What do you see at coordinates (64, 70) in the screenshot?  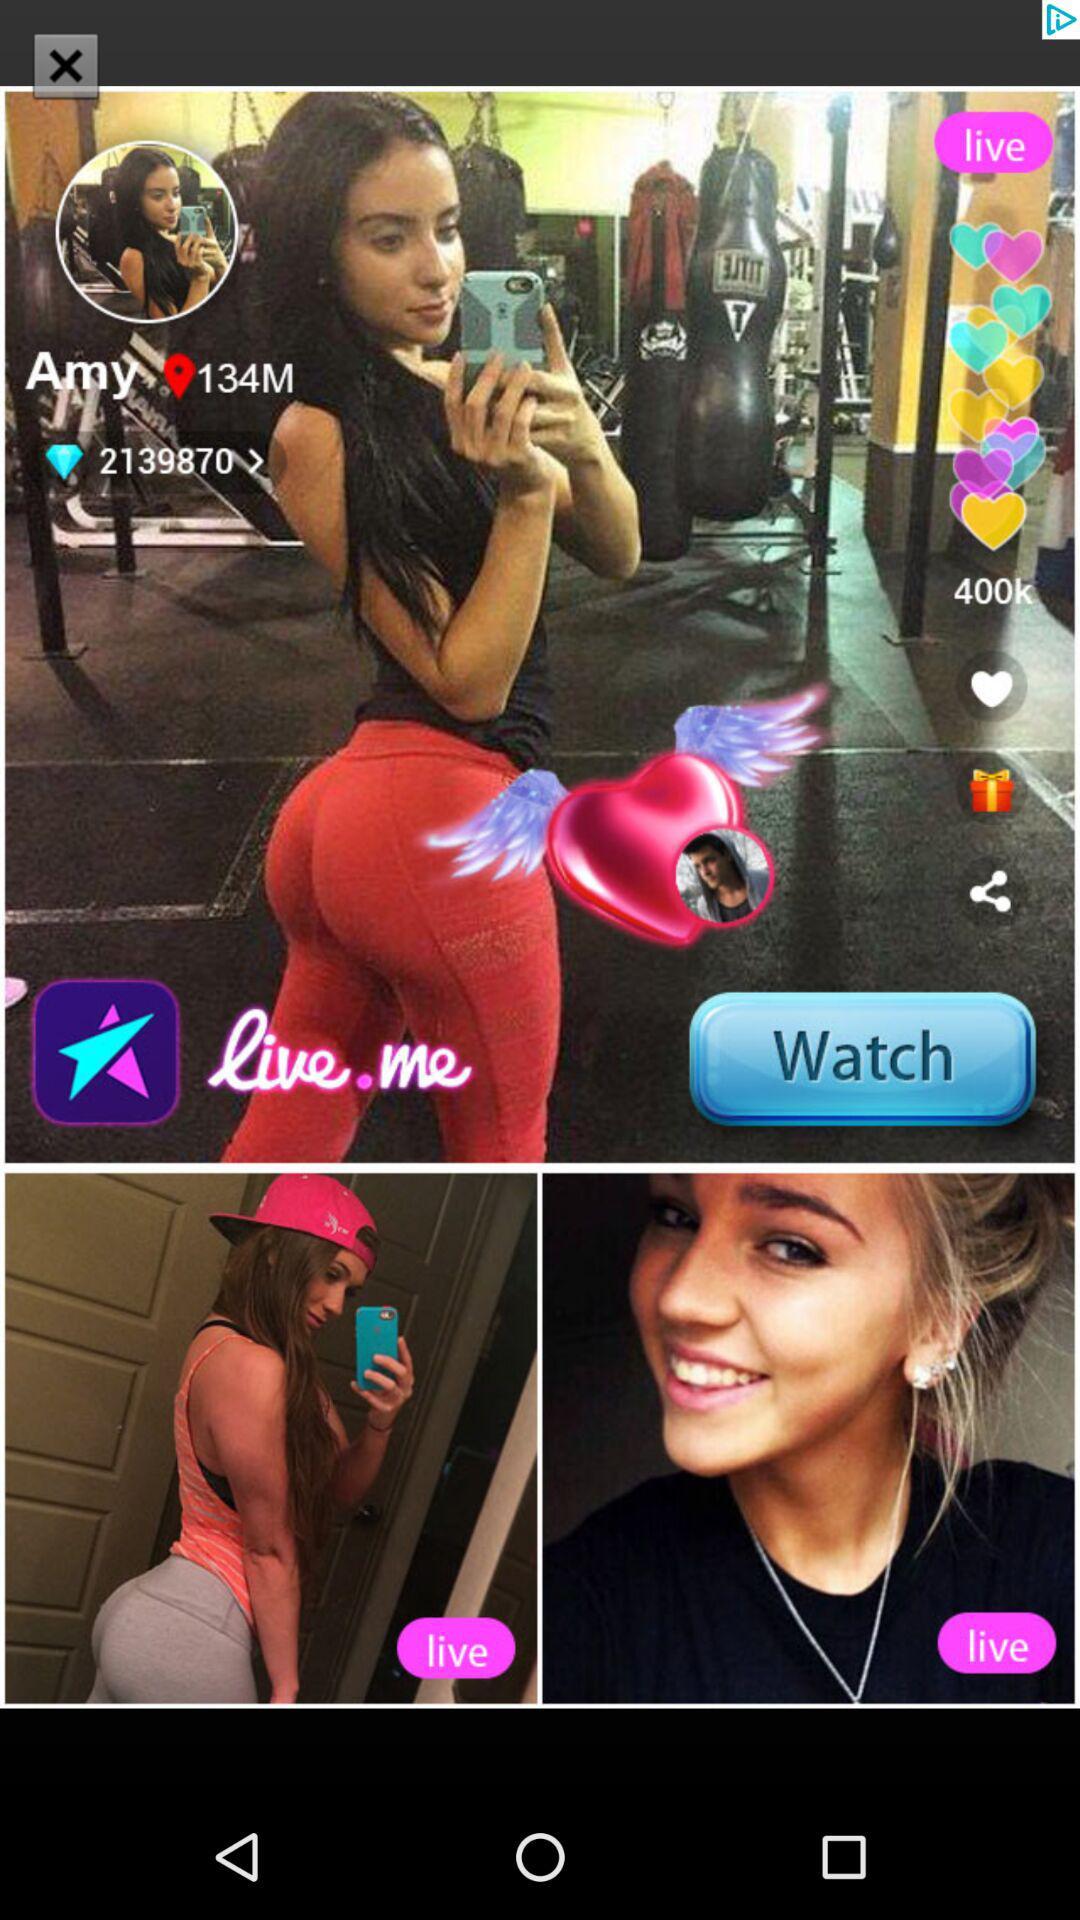 I see `the close icon` at bounding box center [64, 70].